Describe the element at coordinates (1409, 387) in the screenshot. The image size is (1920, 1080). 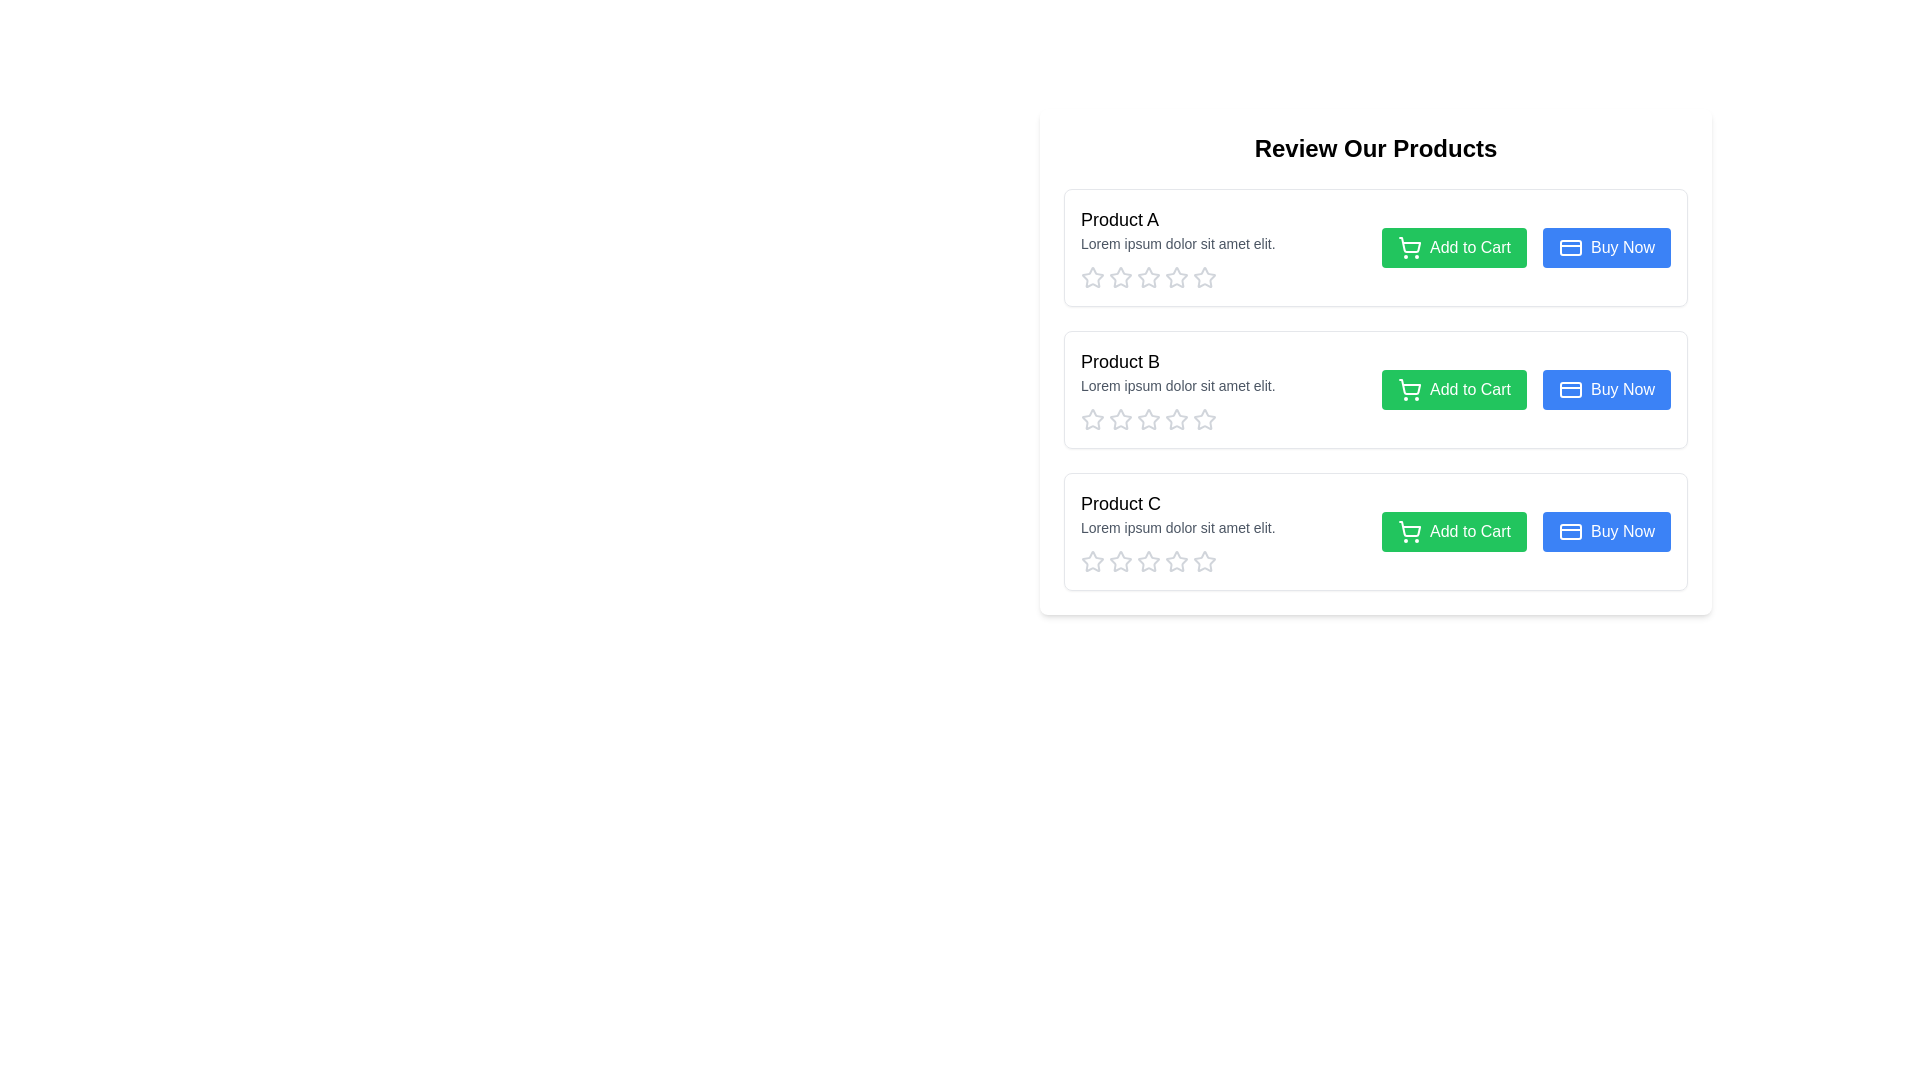
I see `the 'Add to Cart' button icon for 'Product B', which visually indicates the action of adding the product to the shopping cart` at that location.